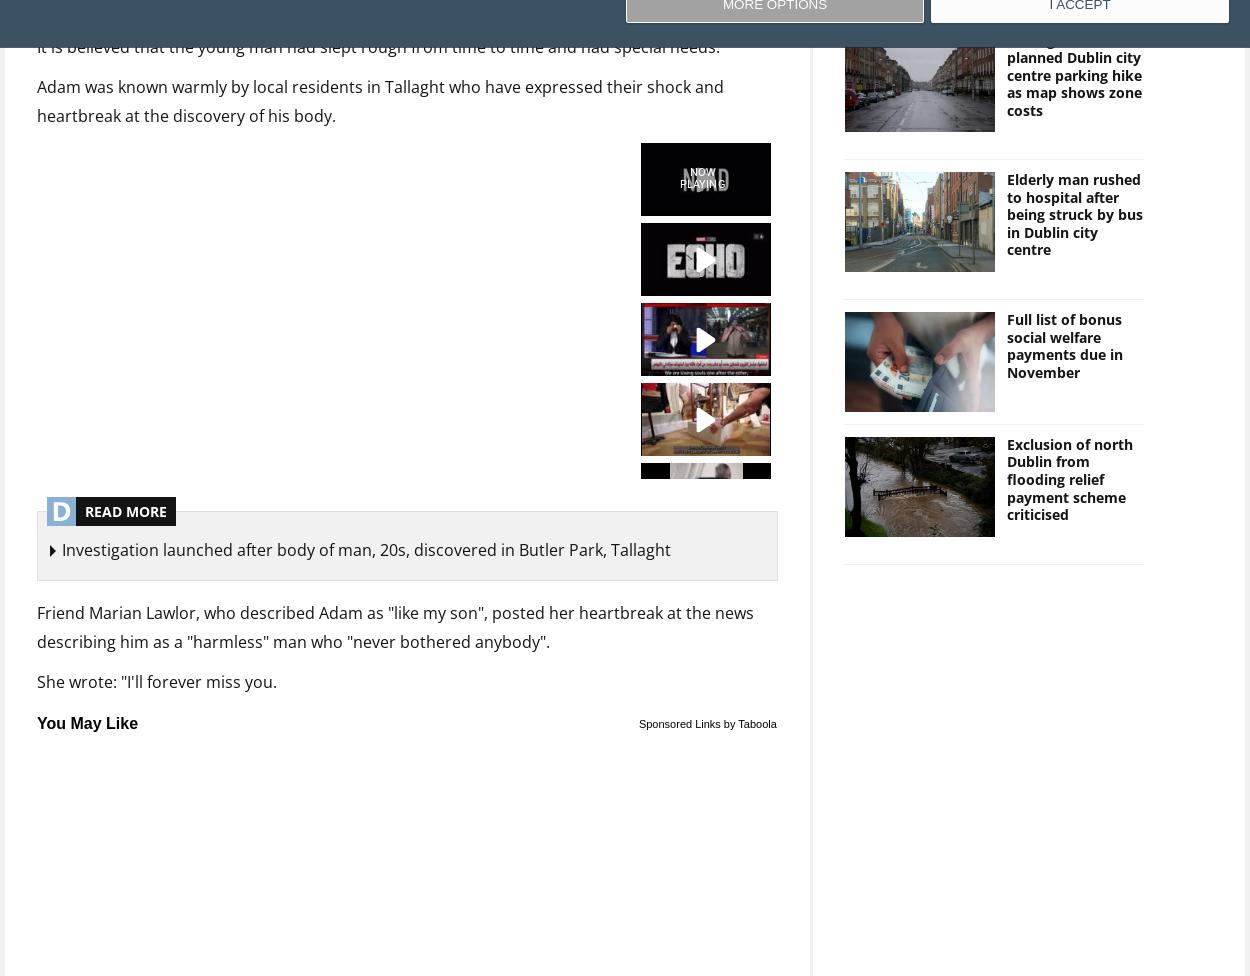 Image resolution: width=1250 pixels, height=976 pixels. Describe the element at coordinates (395, 625) in the screenshot. I see `'Friend Marian Lawlor, who described Adam as "like my son", posted her heartbreak at the news describing him as a "harmless" man who "never bothered anybody".'` at that location.